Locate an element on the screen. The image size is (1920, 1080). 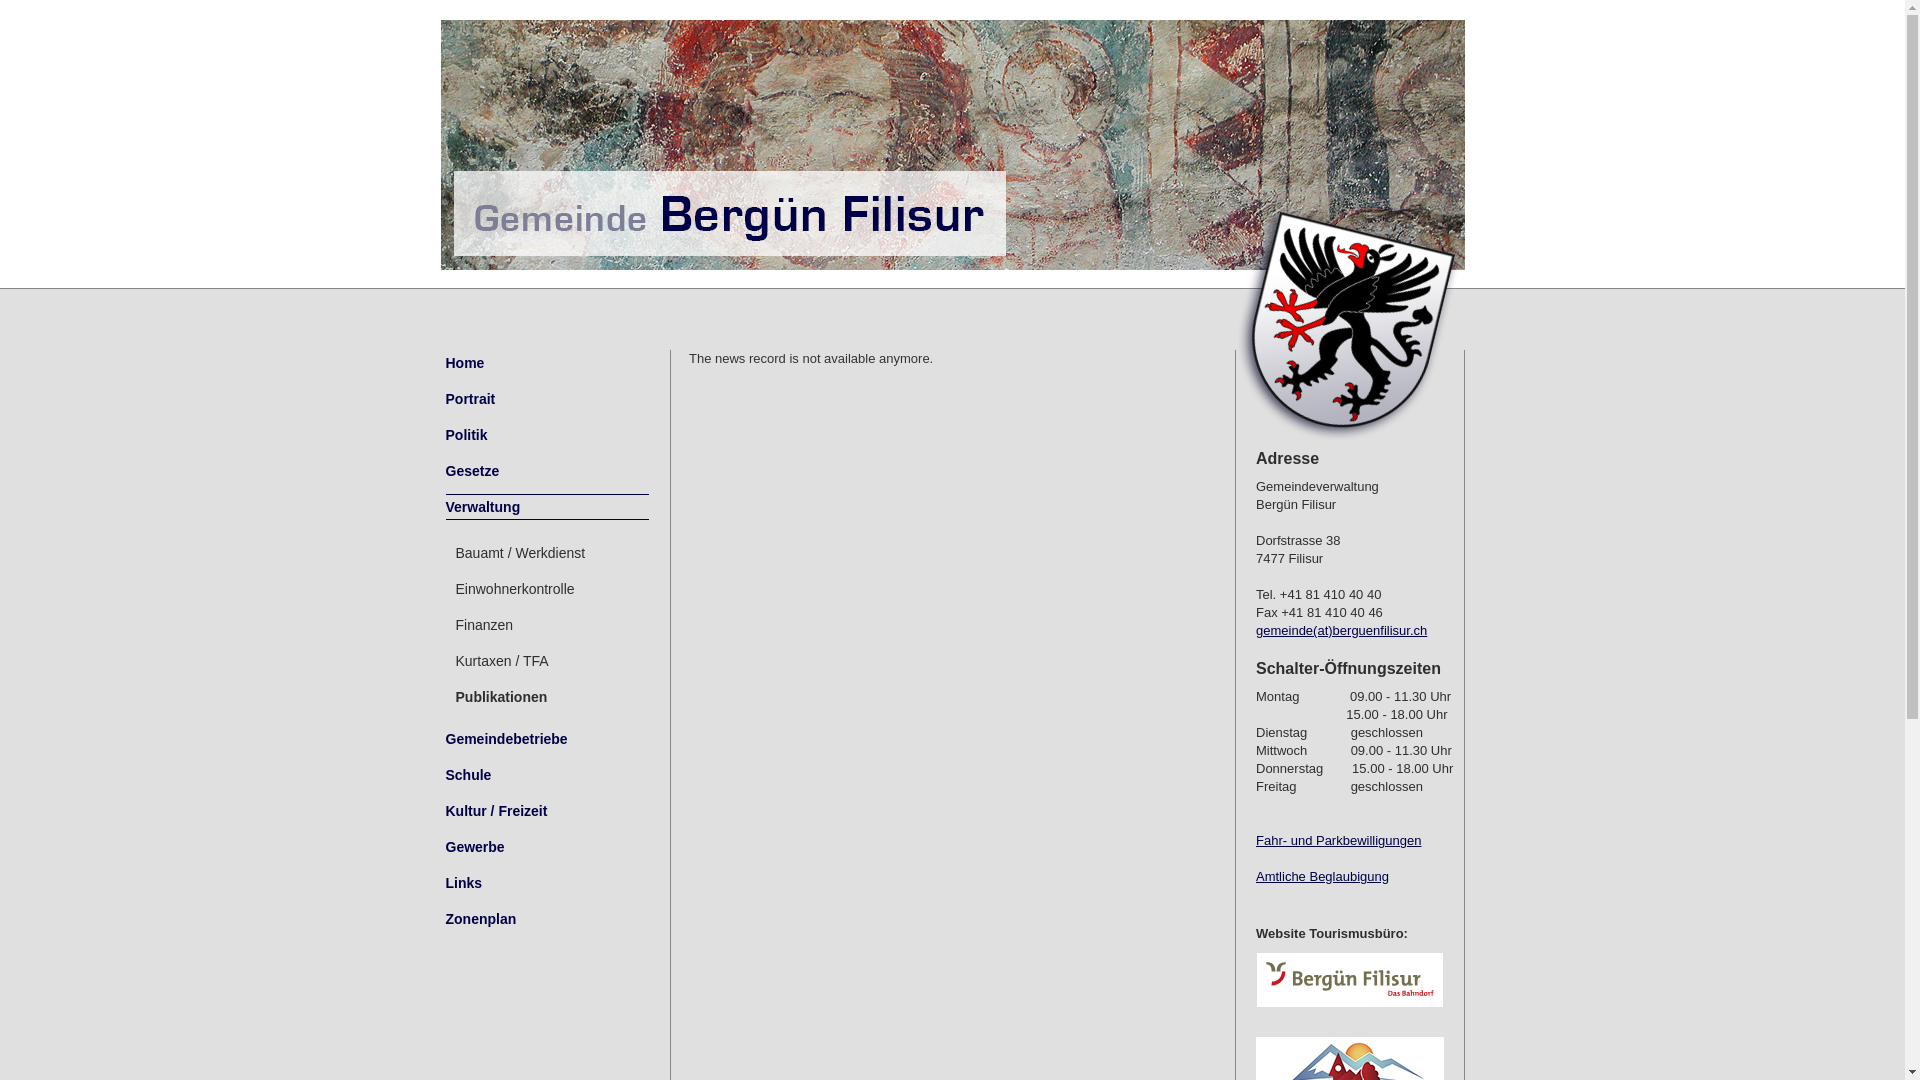
'Publikationen' is located at coordinates (547, 696).